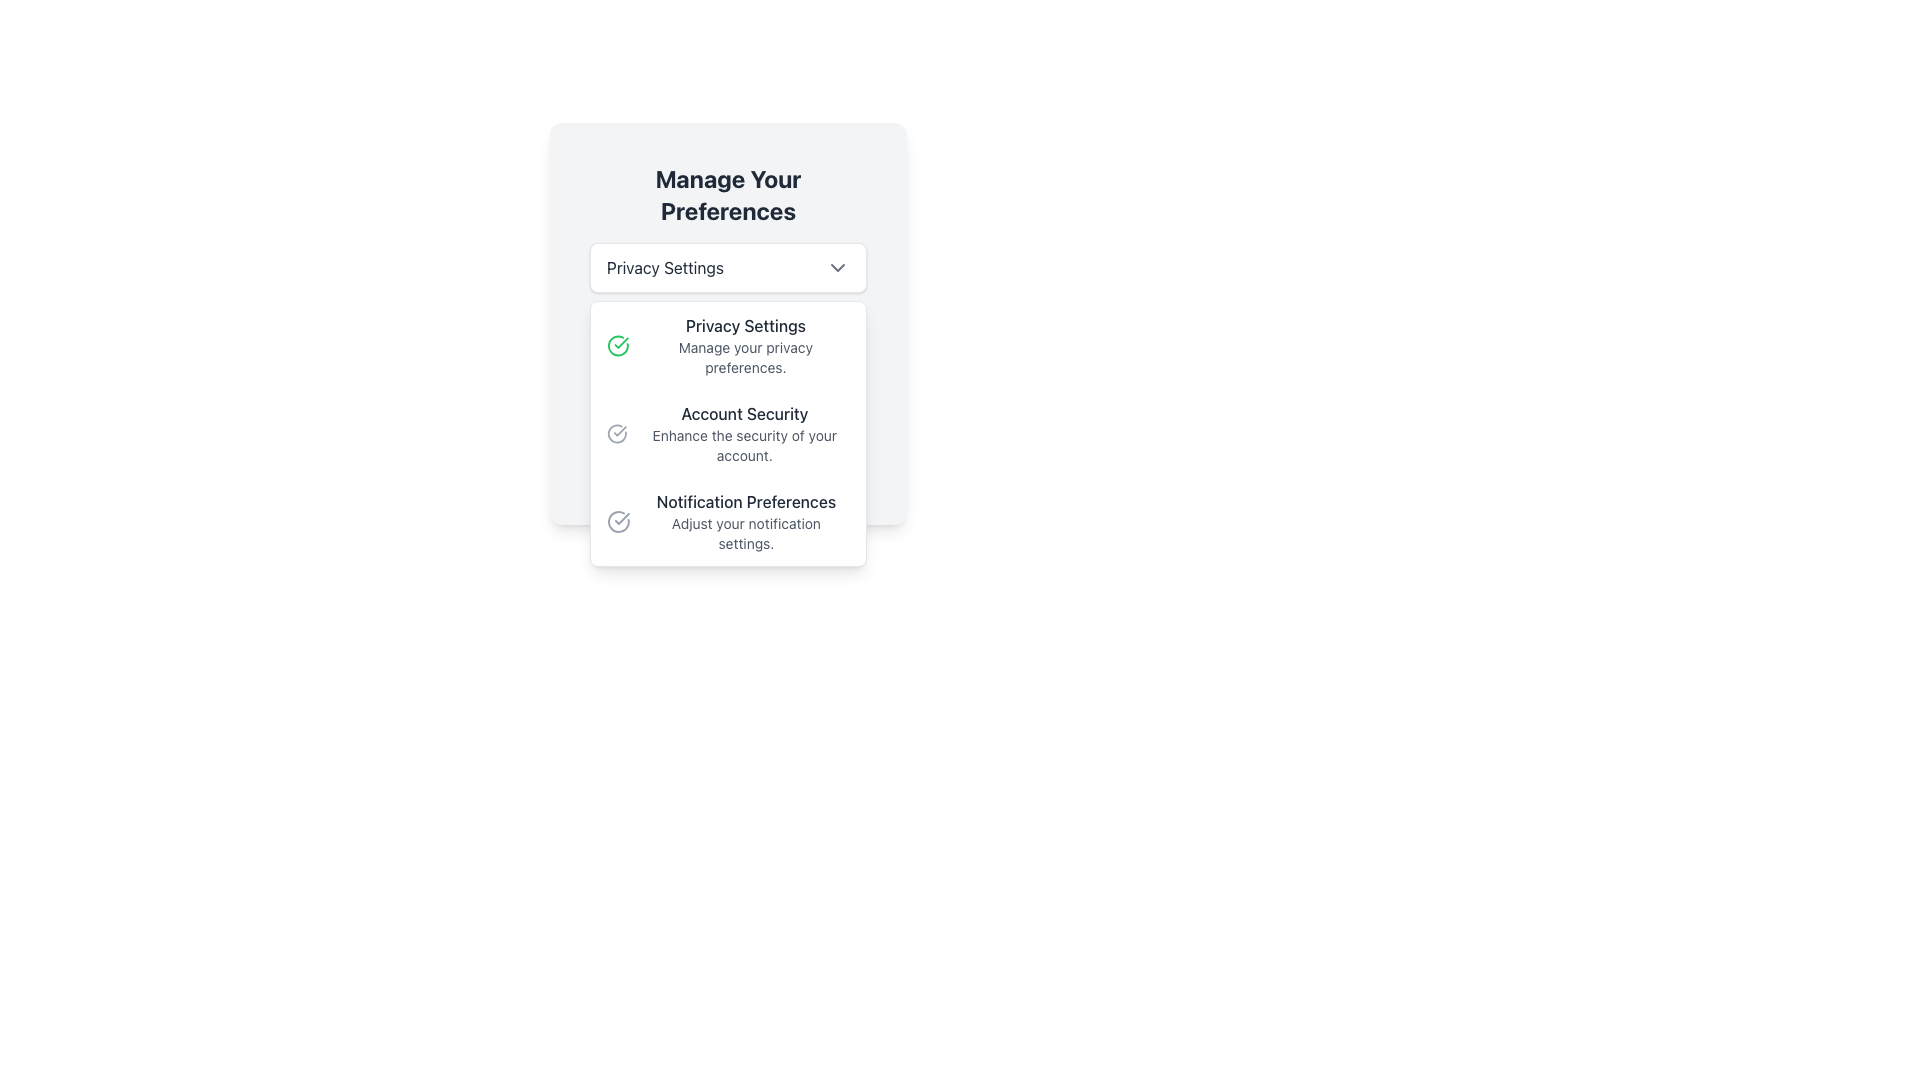 This screenshot has height=1080, width=1920. What do you see at coordinates (744, 325) in the screenshot?
I see `the 'Privacy Settings' text label located in the upper part of the dropdown menu, which is styled with a medium font weight and contrasts well with the light background` at bounding box center [744, 325].